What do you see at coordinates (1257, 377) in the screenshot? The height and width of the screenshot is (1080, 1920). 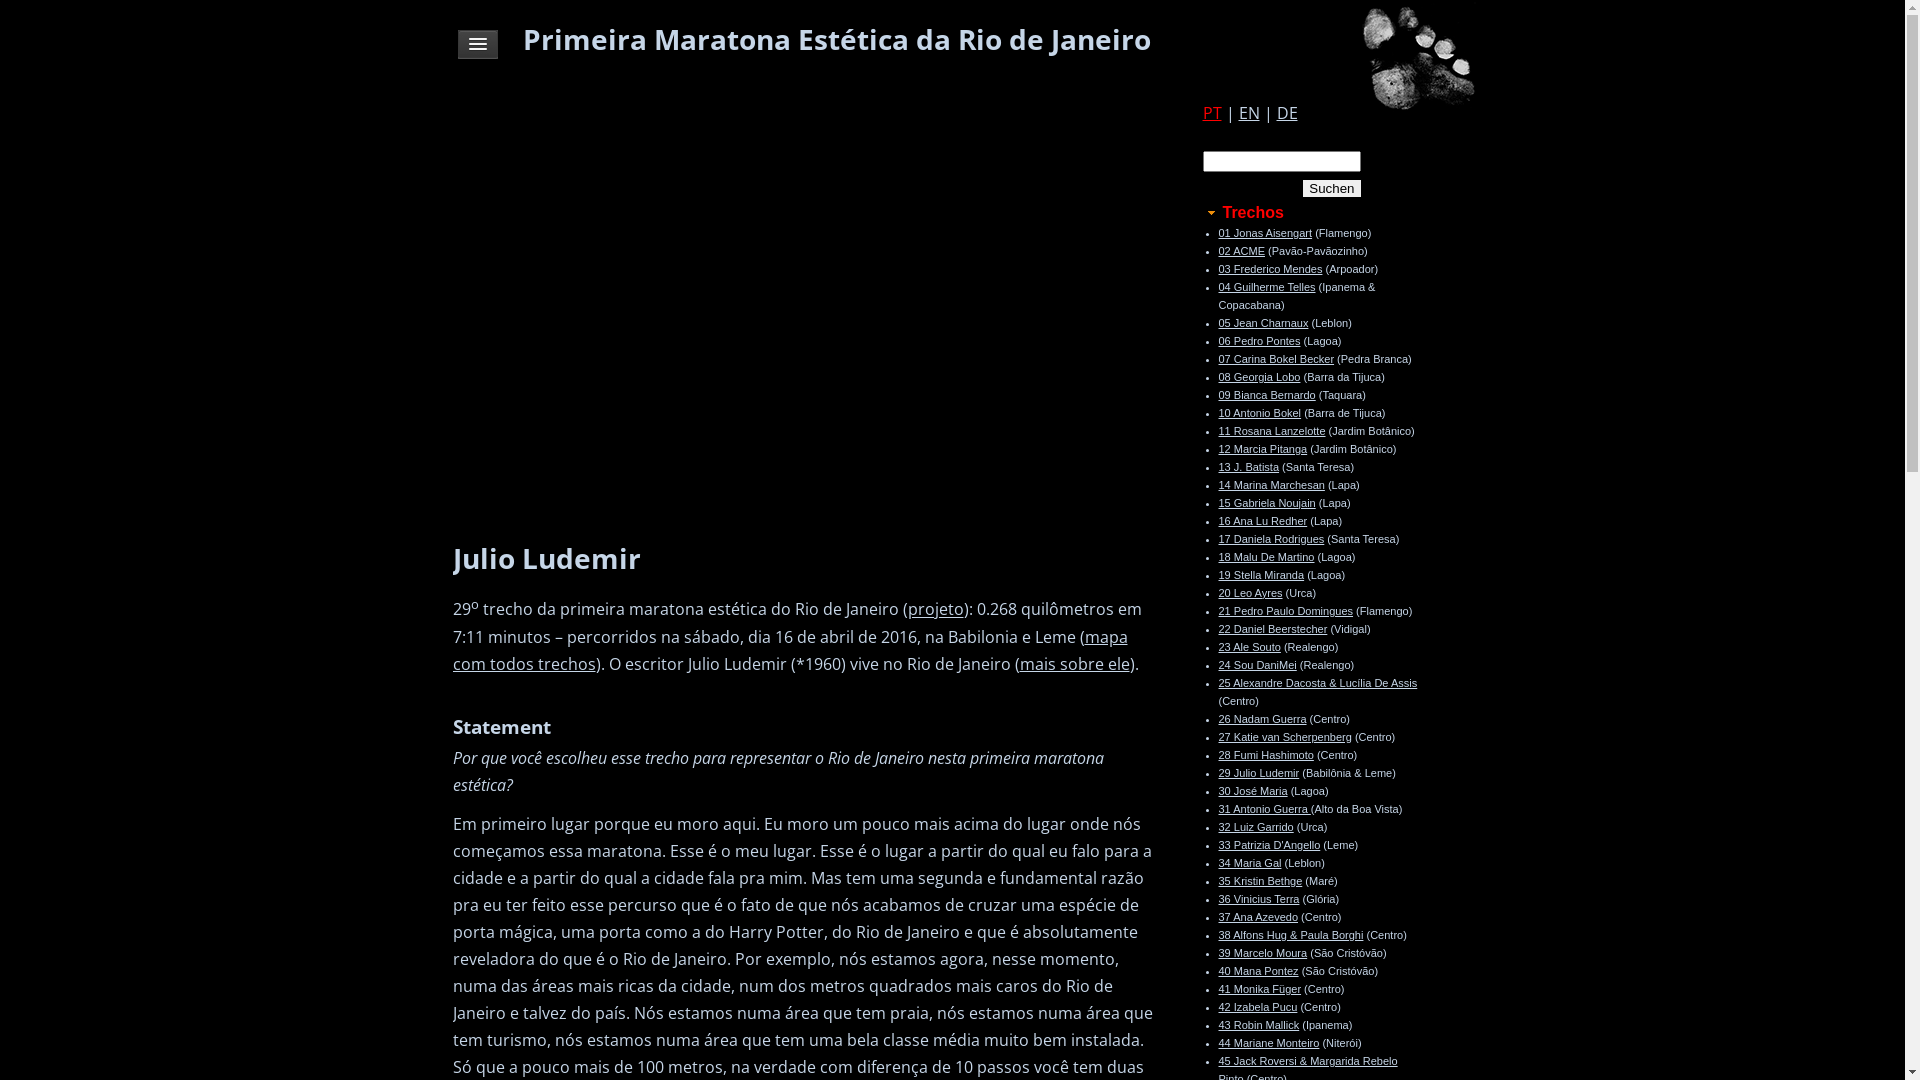 I see `'08 Georgia Lobo'` at bounding box center [1257, 377].